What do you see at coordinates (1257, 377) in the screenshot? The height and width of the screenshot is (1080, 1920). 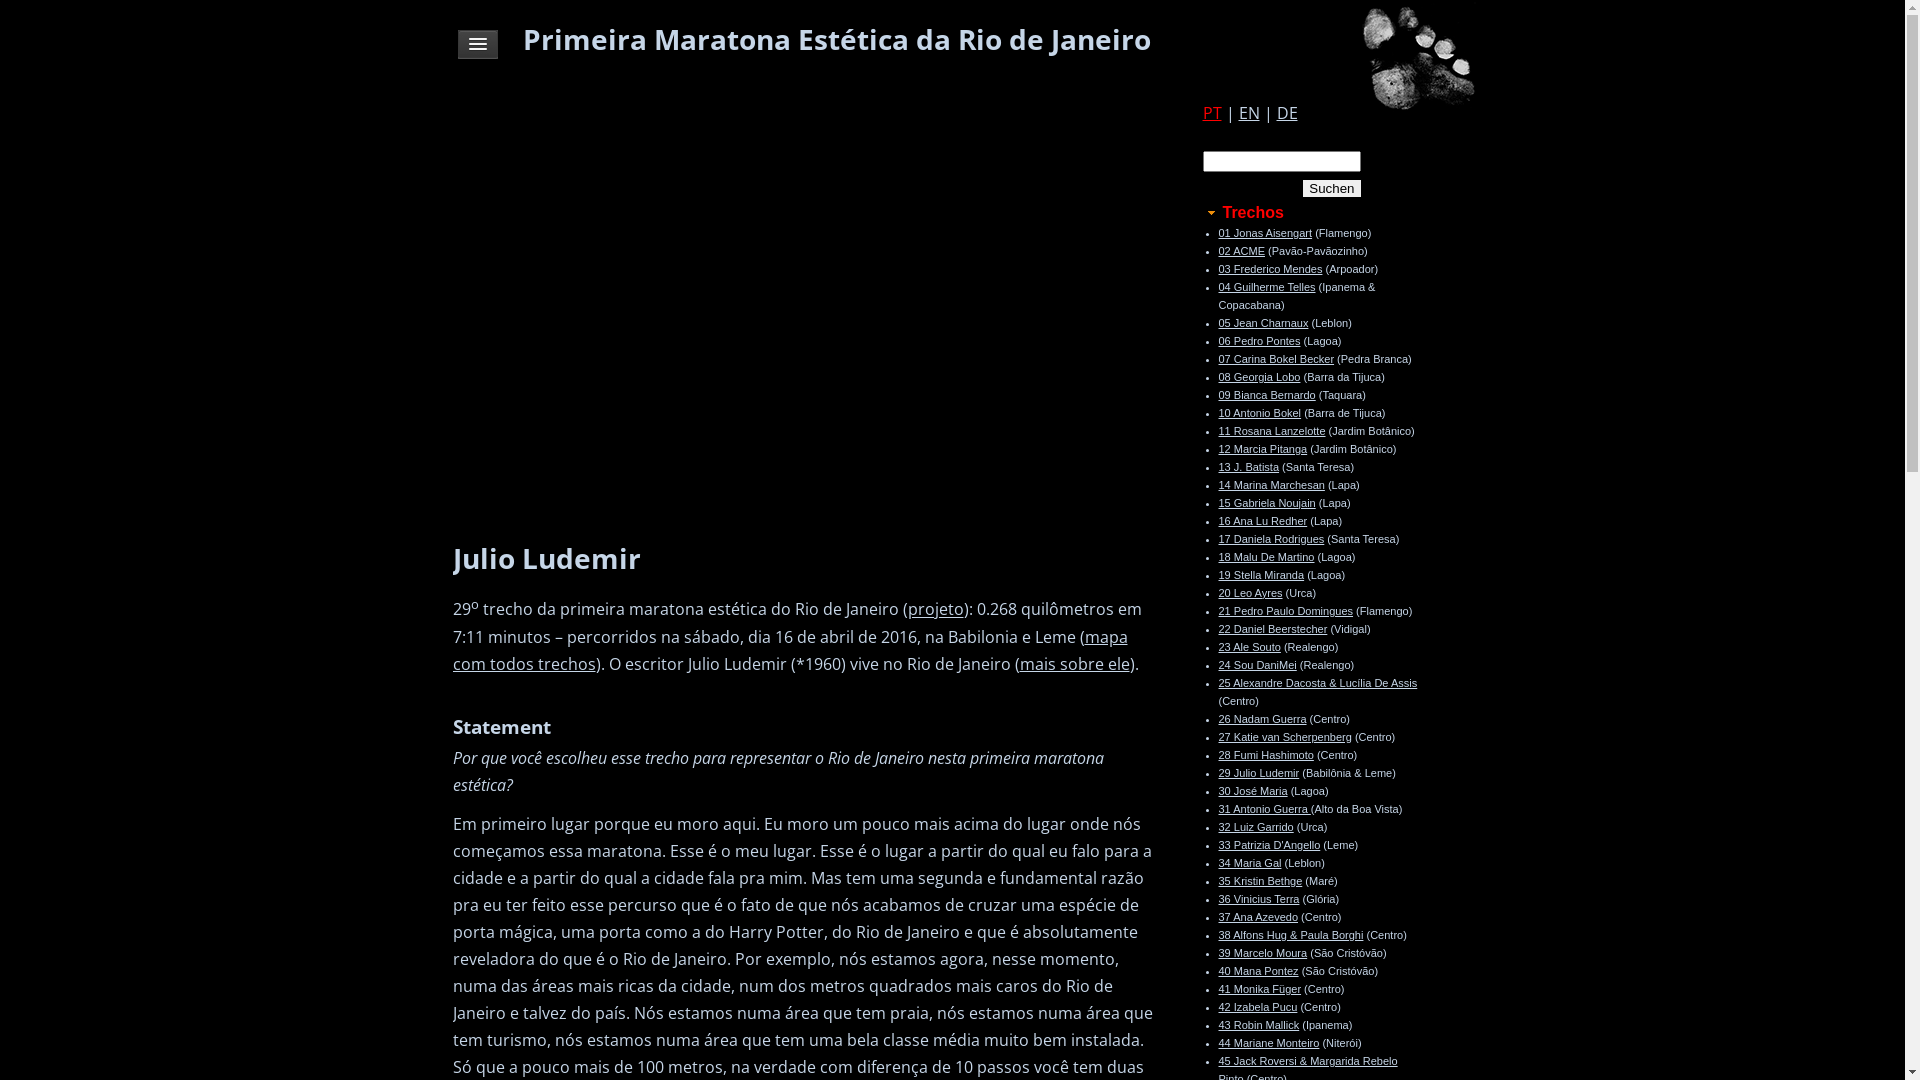 I see `'08 Georgia Lobo'` at bounding box center [1257, 377].